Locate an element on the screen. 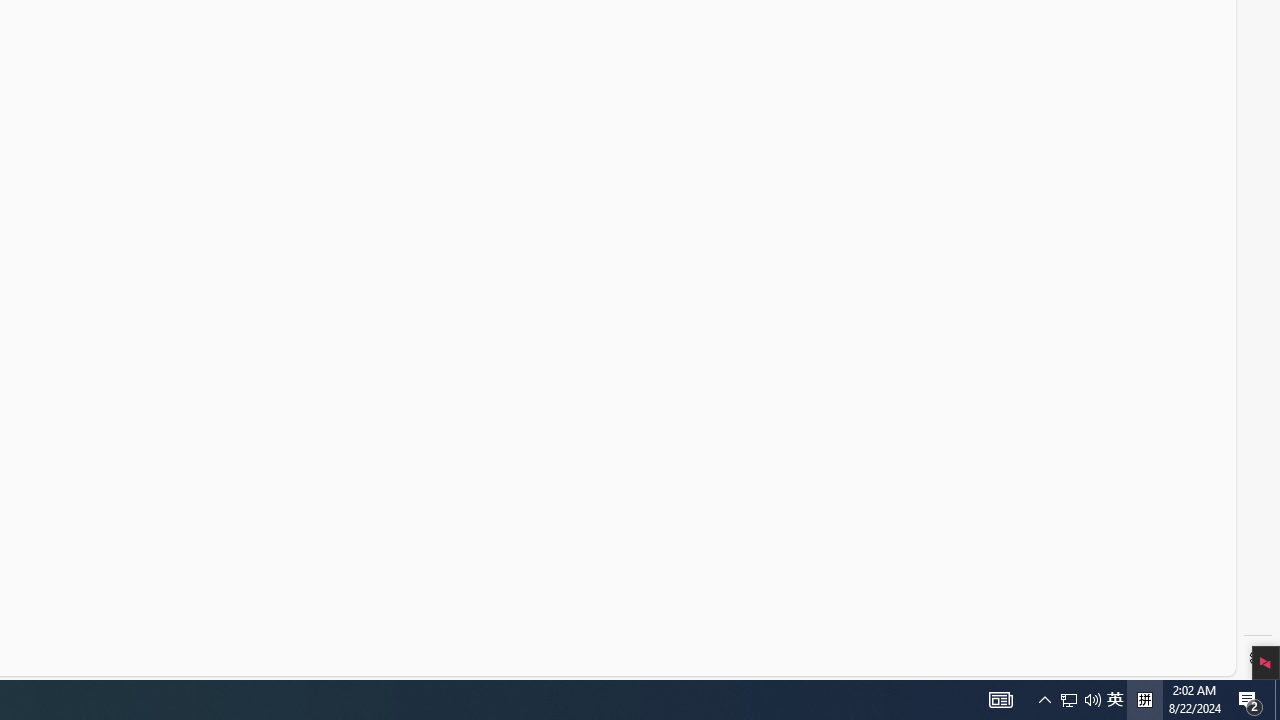 The image size is (1280, 720). 'Notification Chevron' is located at coordinates (1000, 698).